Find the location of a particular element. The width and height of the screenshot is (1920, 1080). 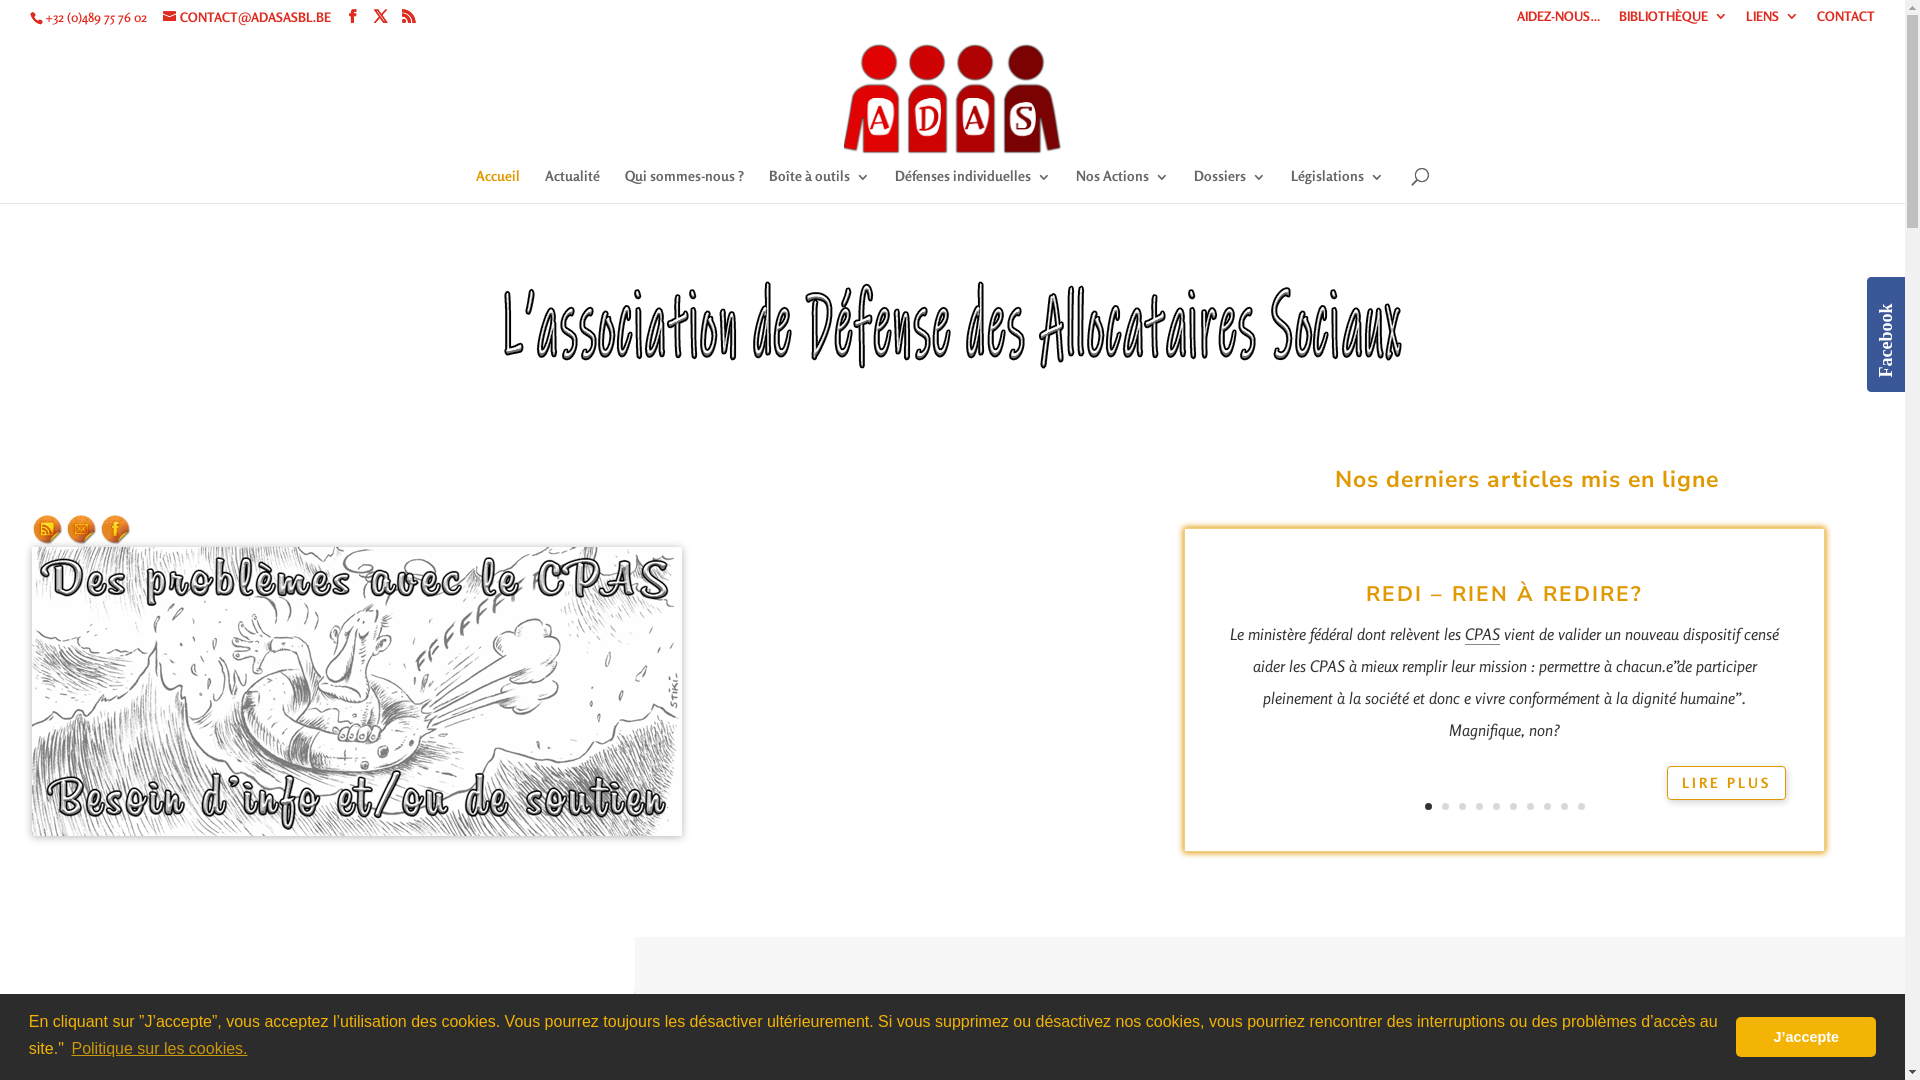

'CONTACT@ADASASBL.BE' is located at coordinates (245, 16).